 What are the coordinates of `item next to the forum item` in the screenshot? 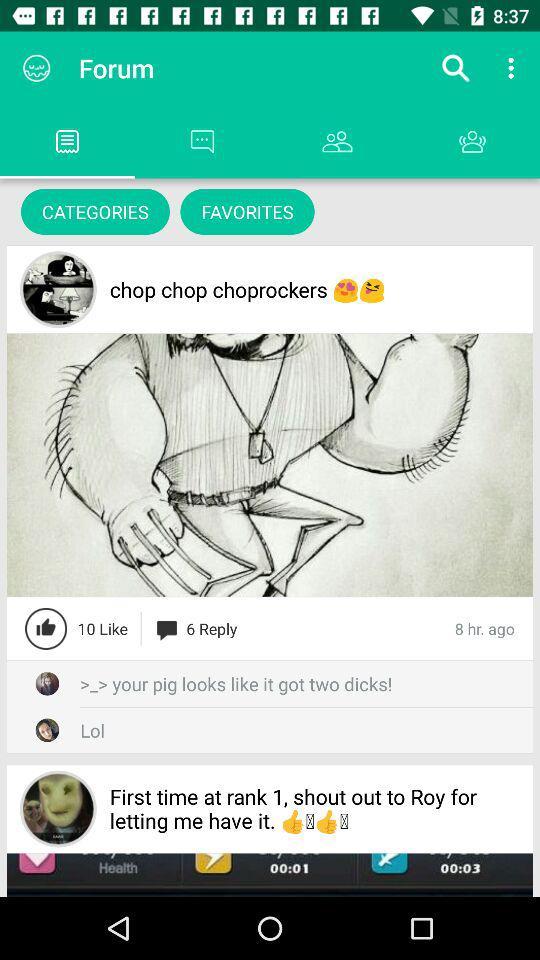 It's located at (455, 68).